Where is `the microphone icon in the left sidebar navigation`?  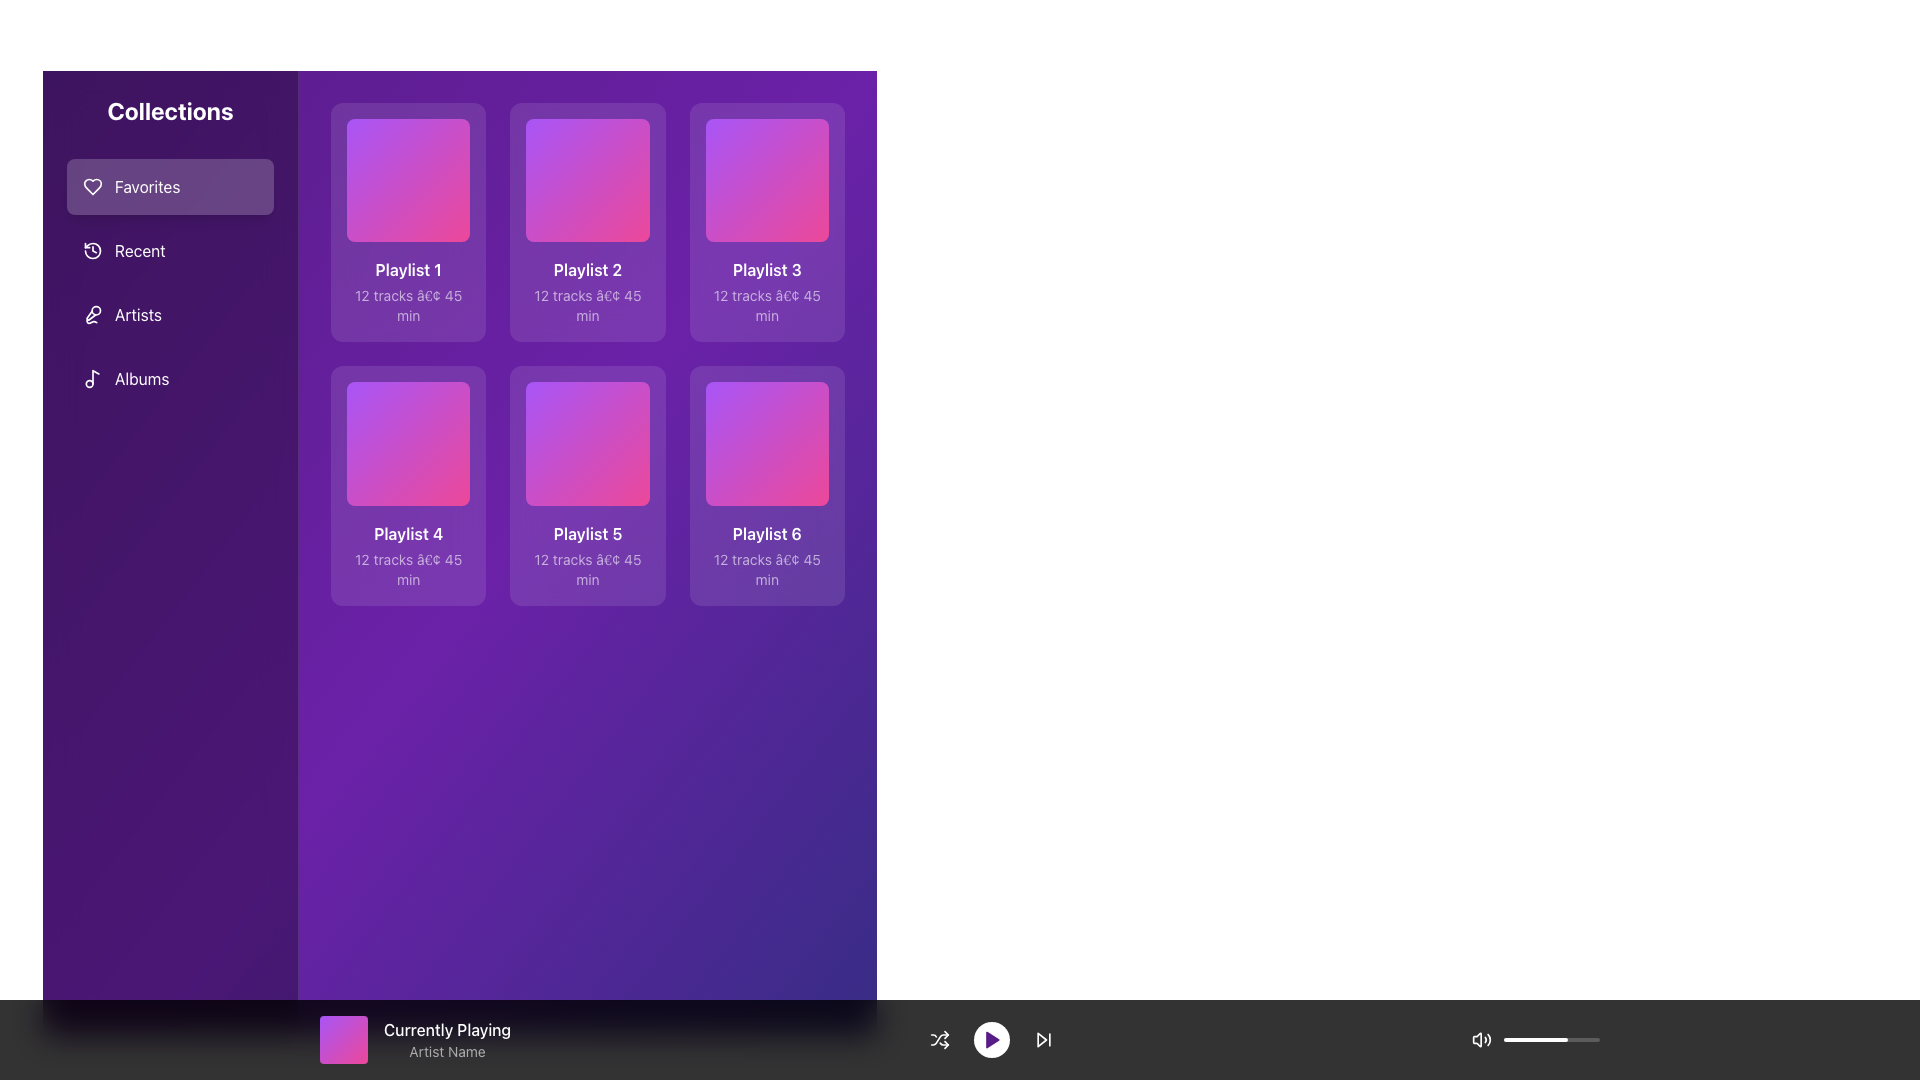 the microphone icon in the left sidebar navigation is located at coordinates (91, 315).